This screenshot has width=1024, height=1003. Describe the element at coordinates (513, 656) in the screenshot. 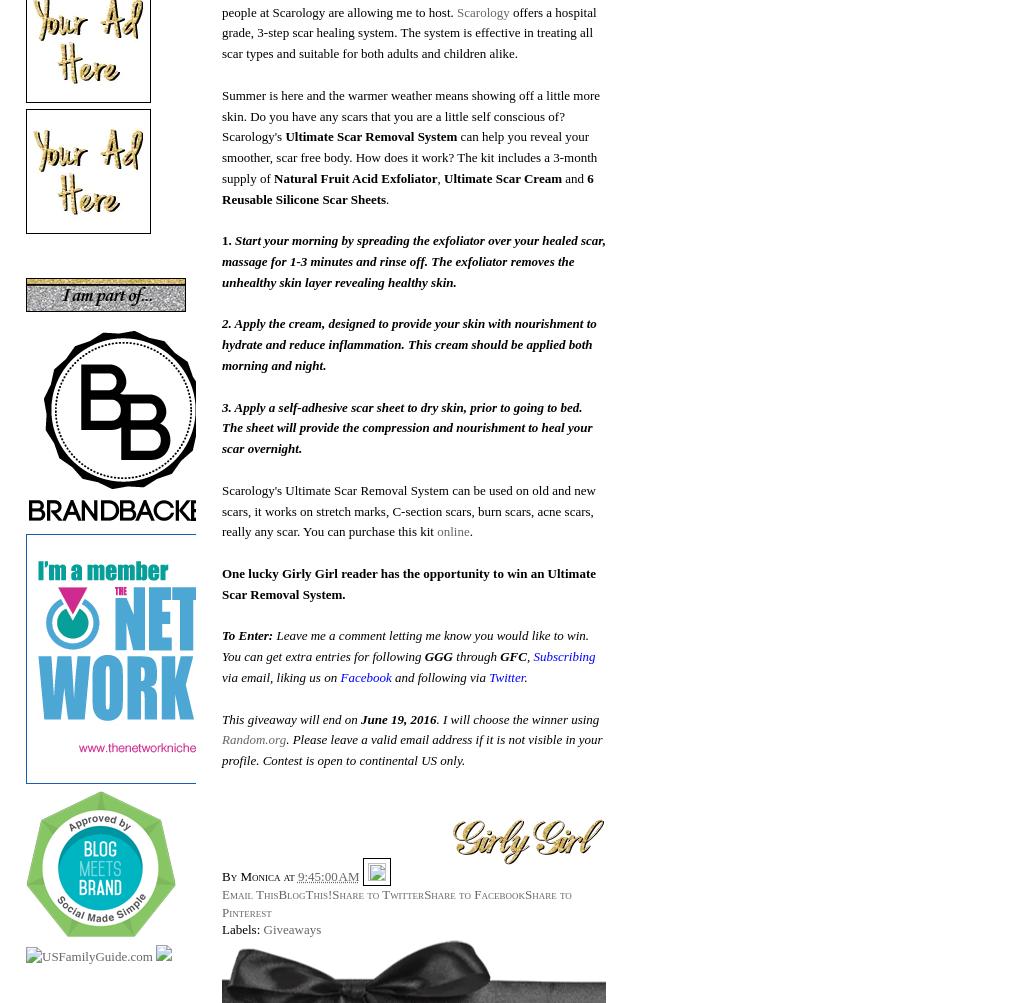

I see `'GFC'` at that location.